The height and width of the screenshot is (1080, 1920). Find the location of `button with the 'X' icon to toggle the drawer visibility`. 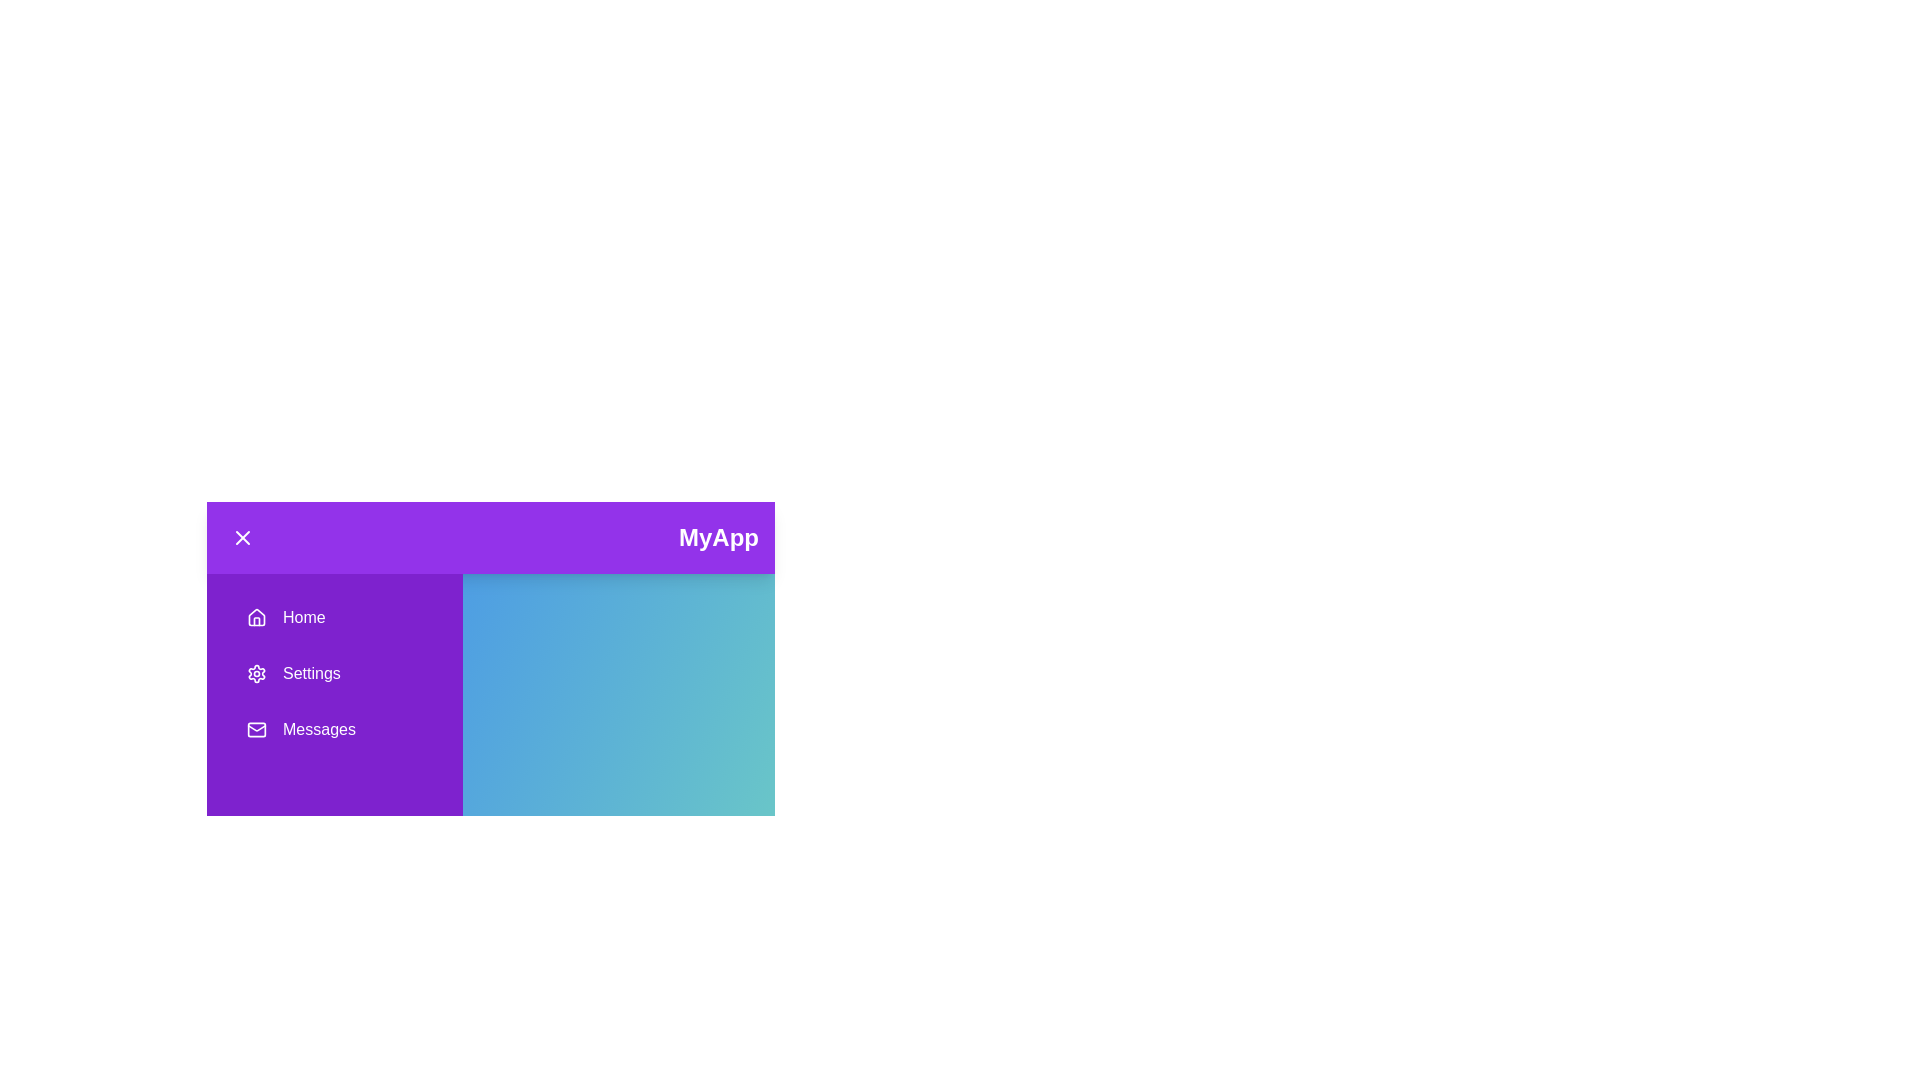

button with the 'X' icon to toggle the drawer visibility is located at coordinates (242, 536).